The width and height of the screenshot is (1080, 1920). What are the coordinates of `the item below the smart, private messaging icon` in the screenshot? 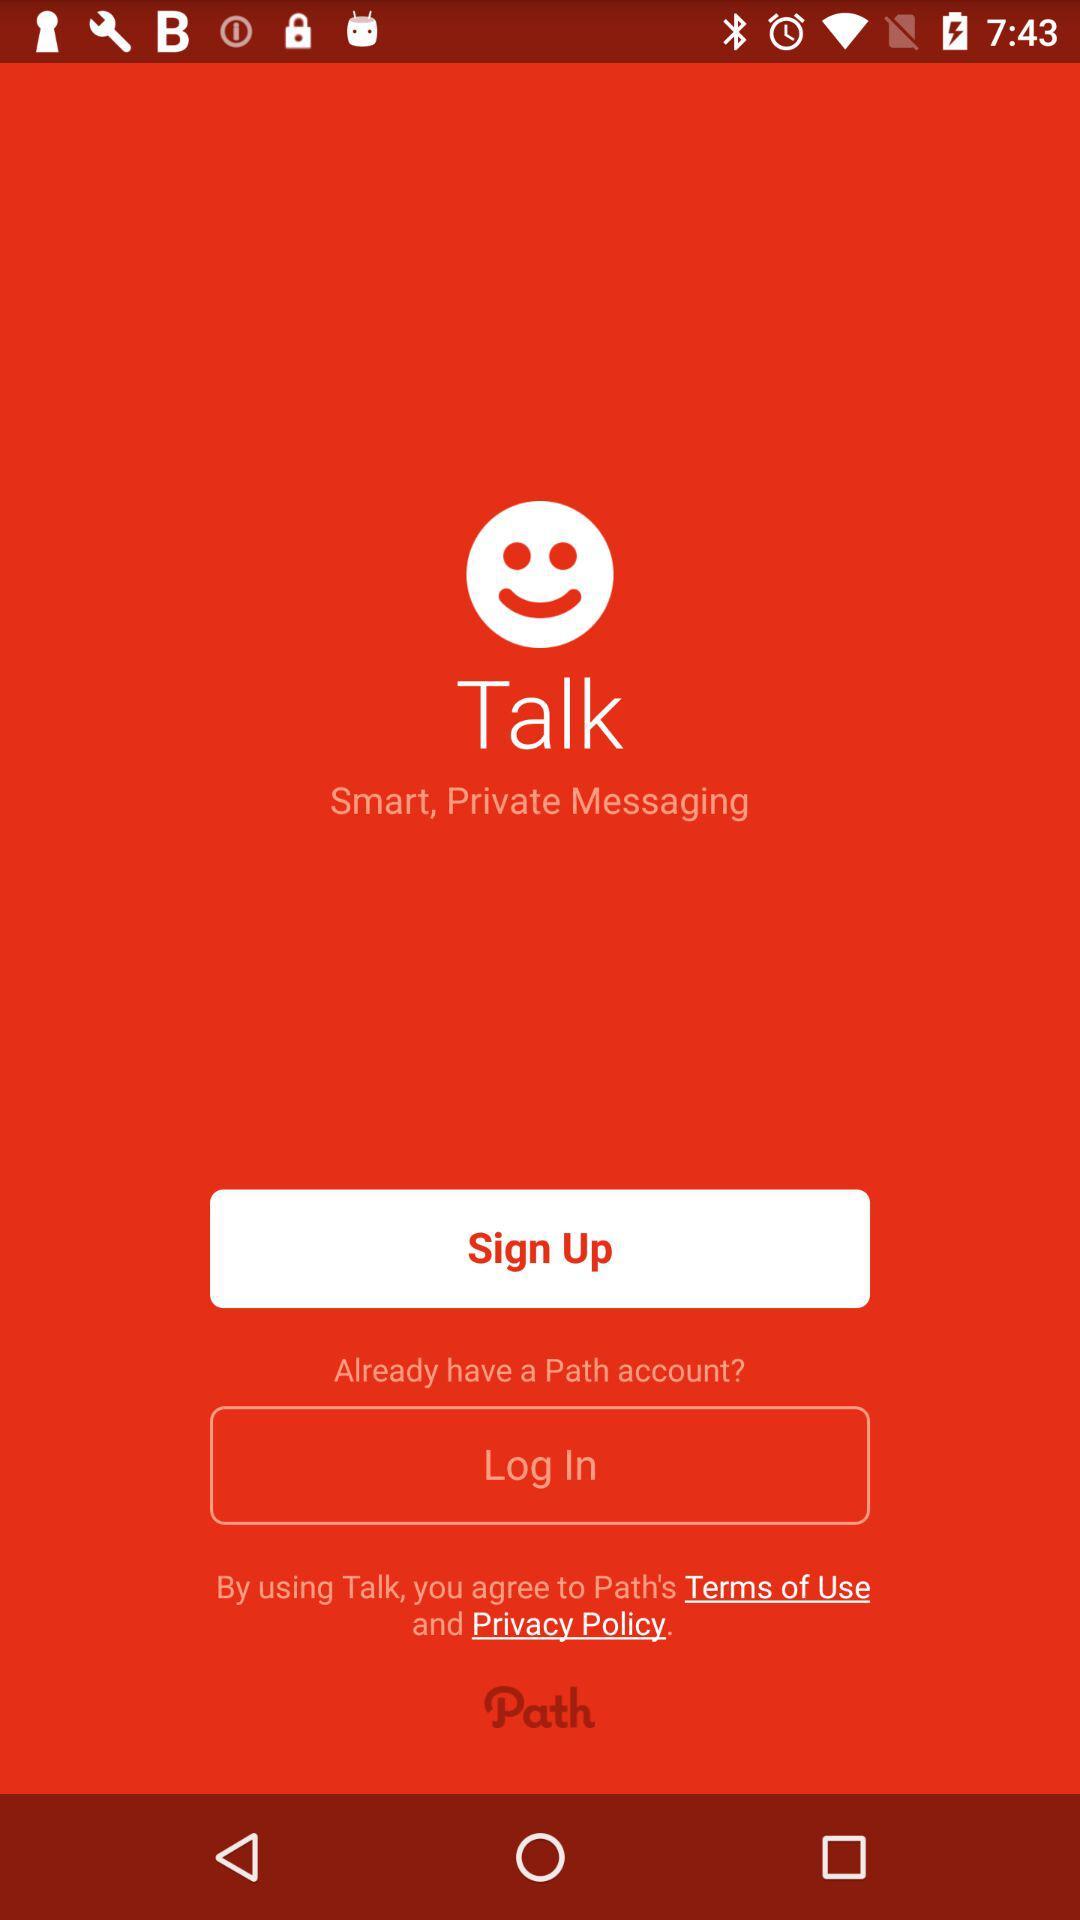 It's located at (540, 1247).